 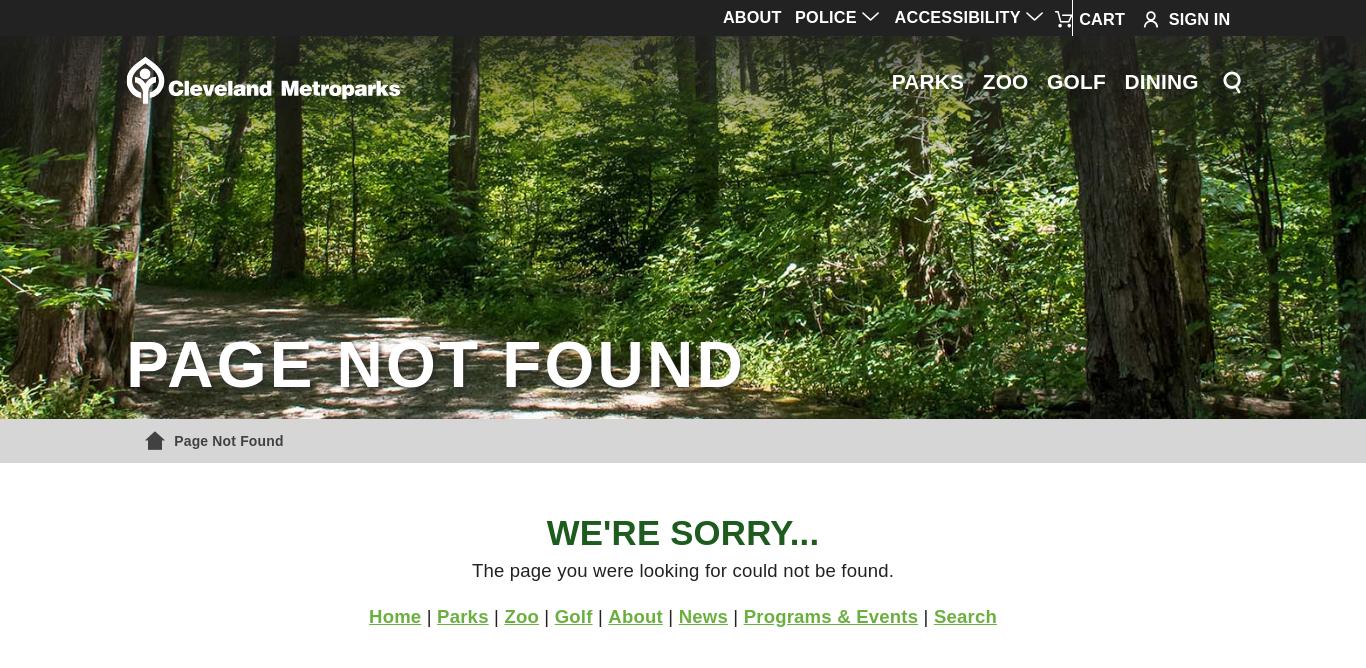 I want to click on 'Search', so click(x=932, y=614).